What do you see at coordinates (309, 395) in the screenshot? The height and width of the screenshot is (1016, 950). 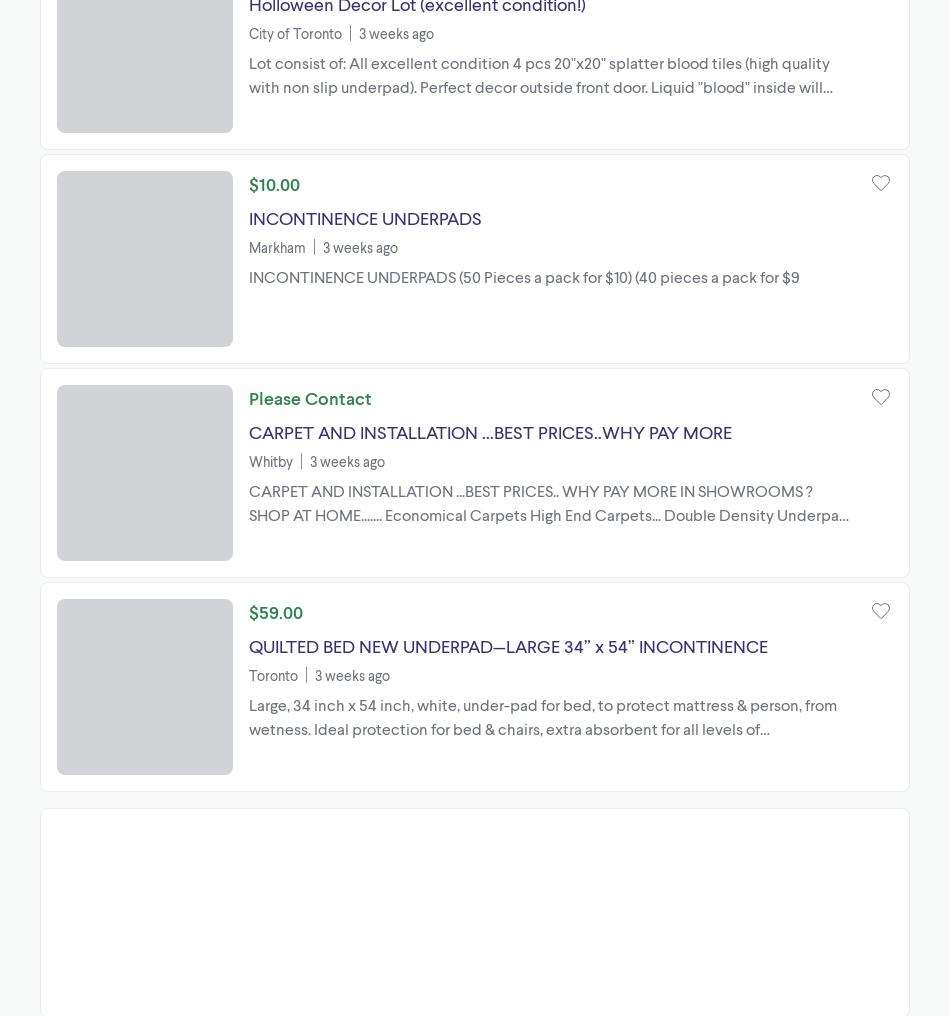 I see `'Please Contact'` at bounding box center [309, 395].